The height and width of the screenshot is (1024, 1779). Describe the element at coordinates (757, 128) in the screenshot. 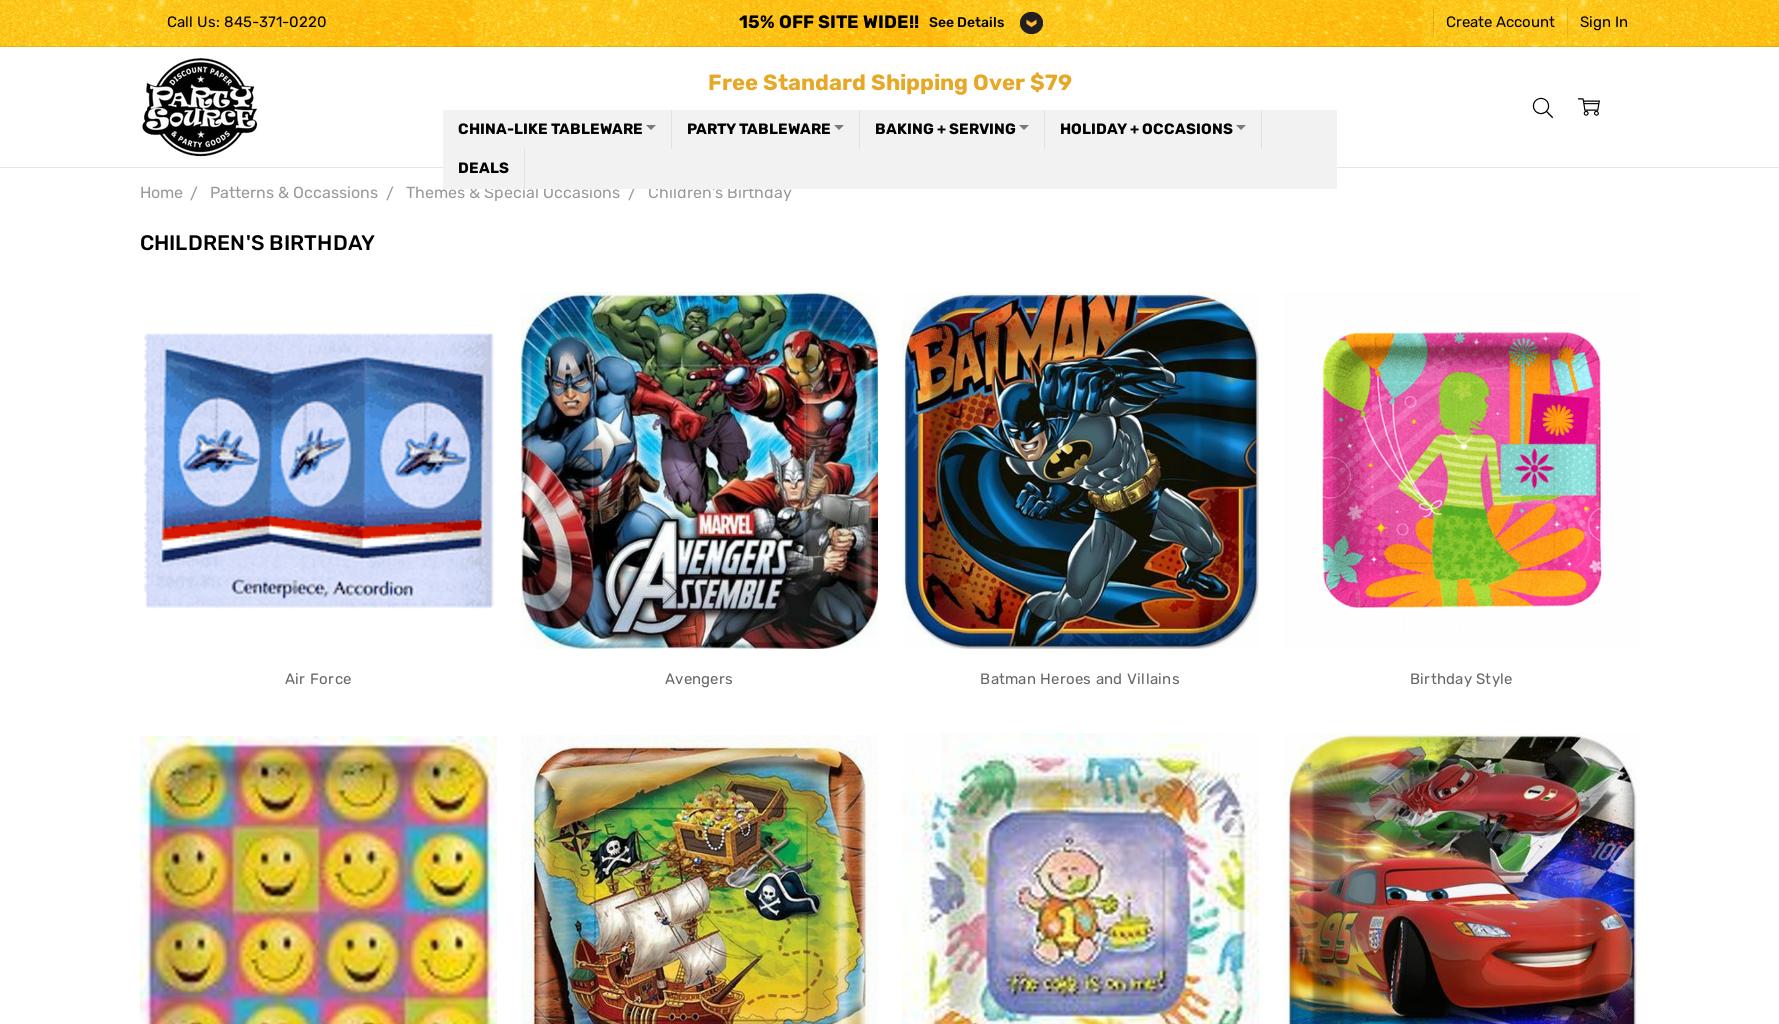

I see `'Party Tableware'` at that location.